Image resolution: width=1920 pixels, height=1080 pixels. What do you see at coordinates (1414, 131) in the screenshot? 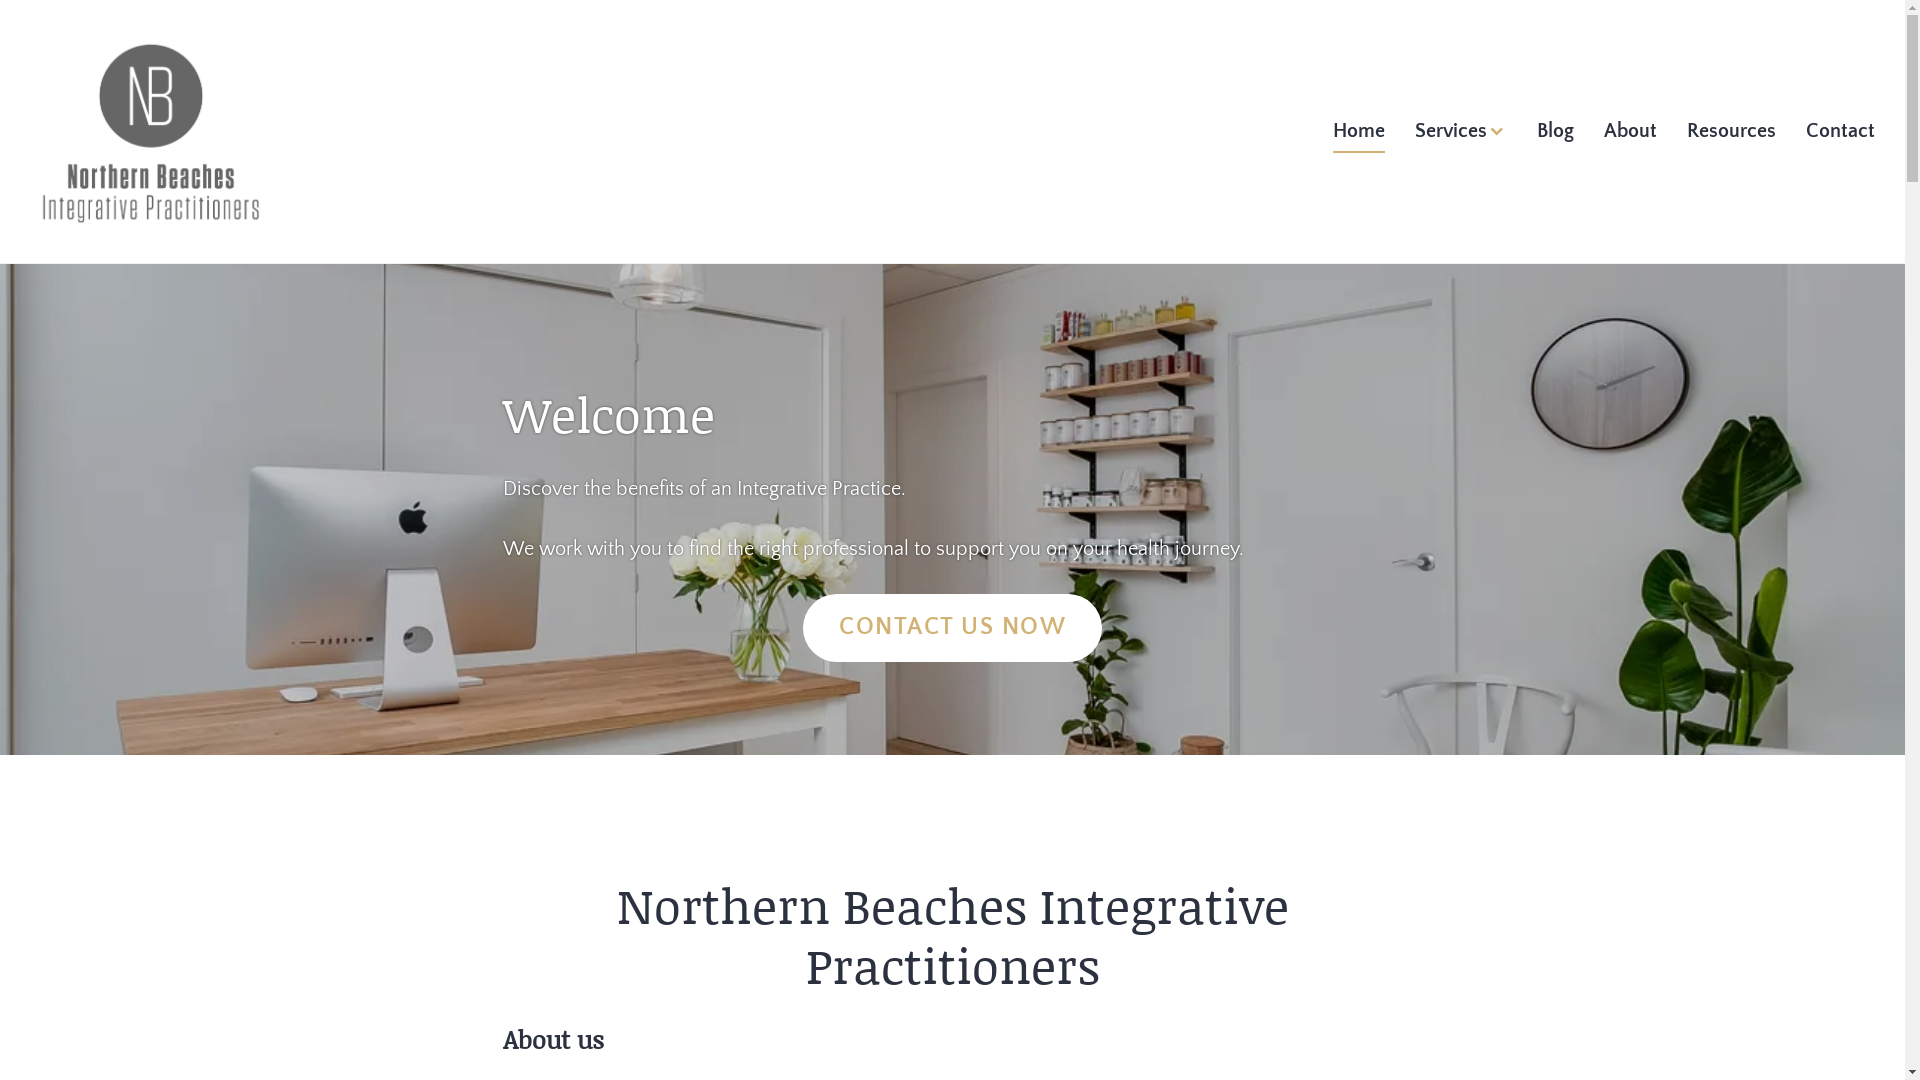
I see `'Services'` at bounding box center [1414, 131].